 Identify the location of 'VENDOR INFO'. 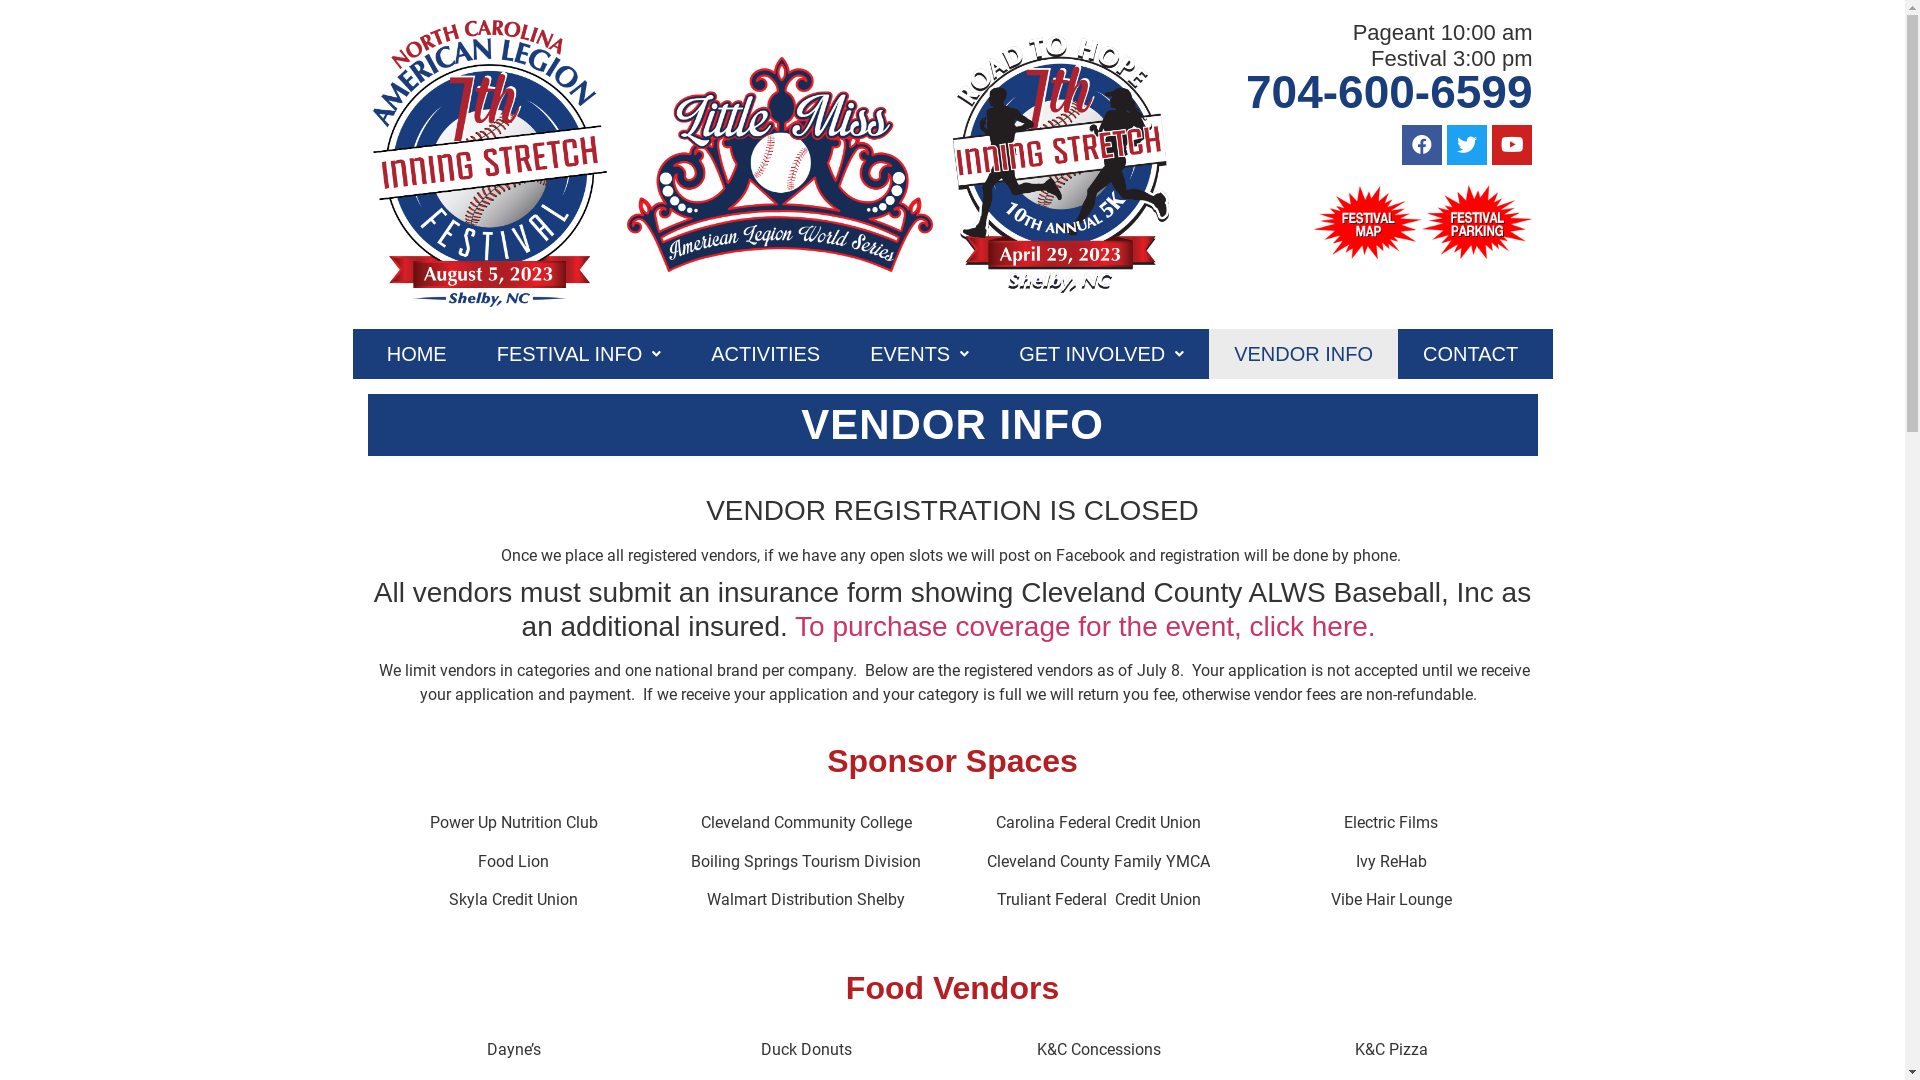
(1303, 353).